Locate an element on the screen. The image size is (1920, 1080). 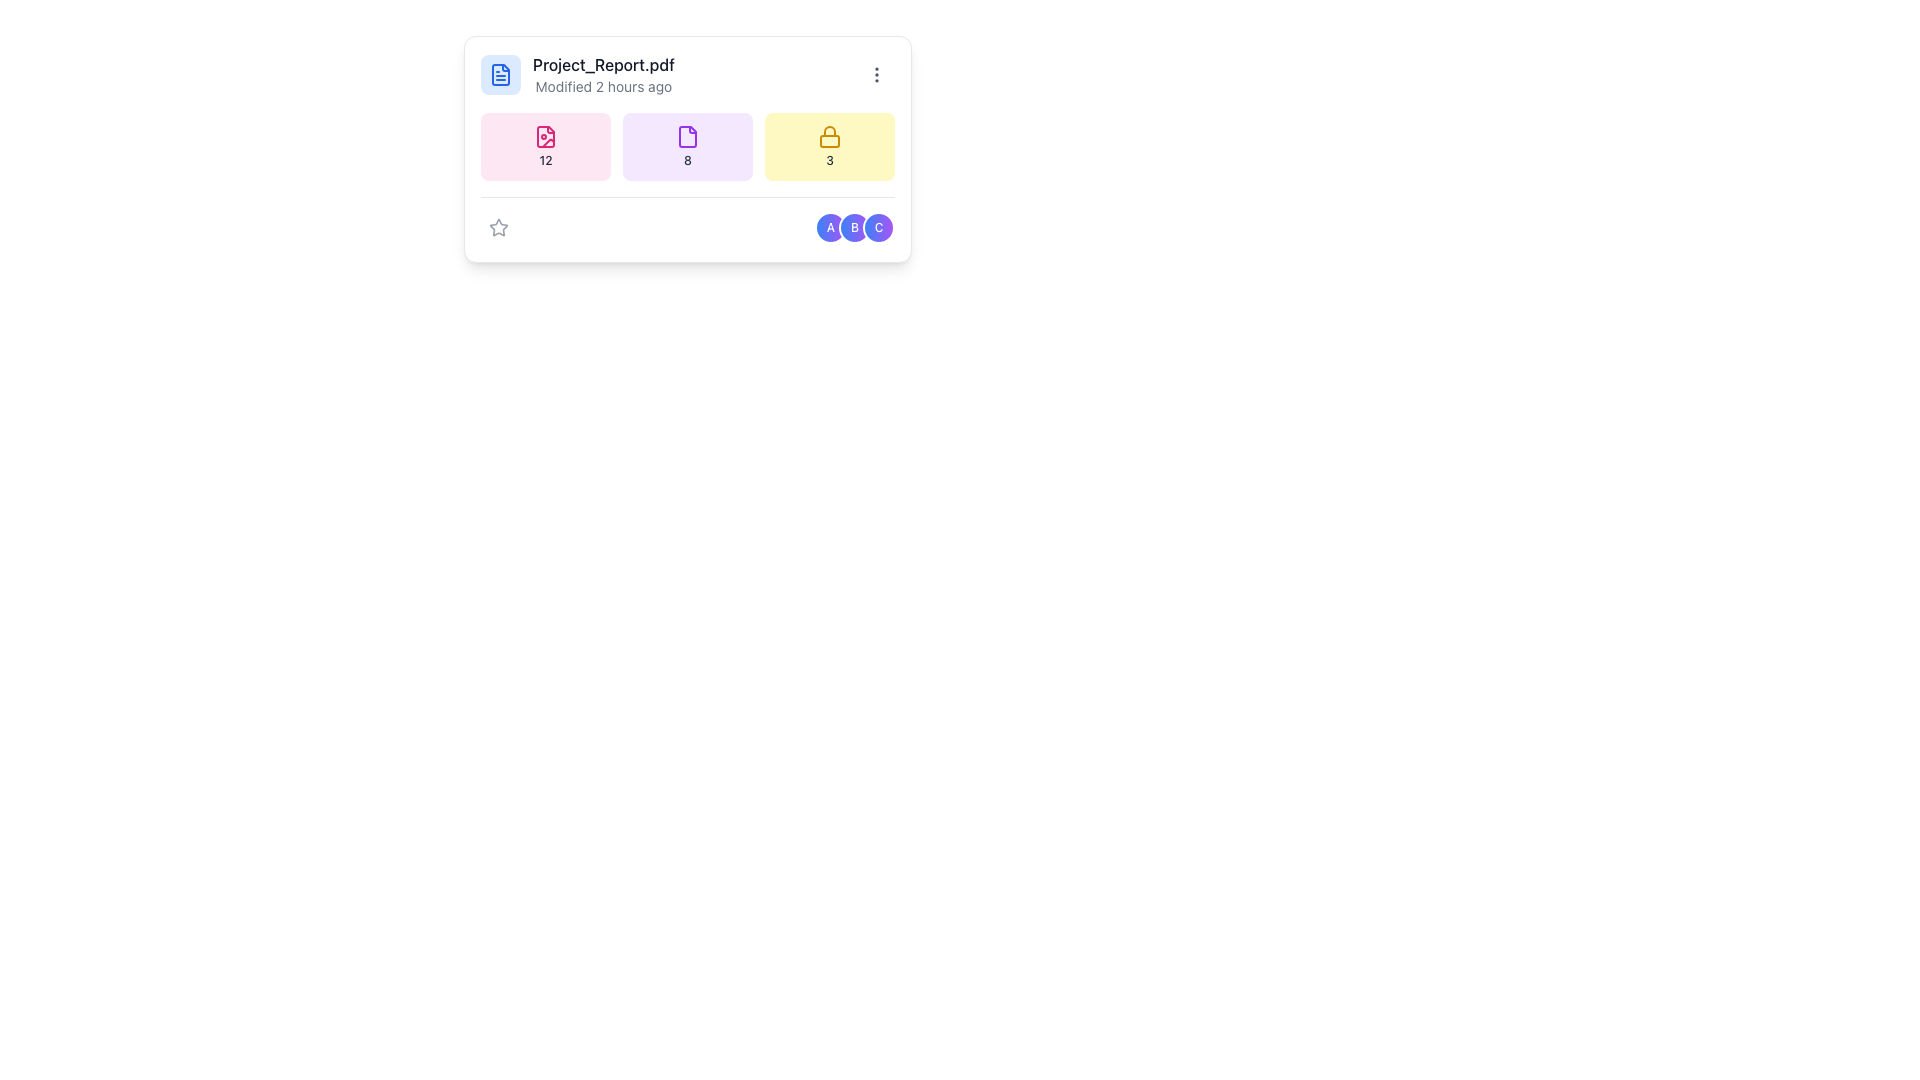
the small numerical text '8' that is located at the bottom center of the light purple card displaying '8 Documents' and a file icon to associate the count with the larger context is located at coordinates (687, 160).